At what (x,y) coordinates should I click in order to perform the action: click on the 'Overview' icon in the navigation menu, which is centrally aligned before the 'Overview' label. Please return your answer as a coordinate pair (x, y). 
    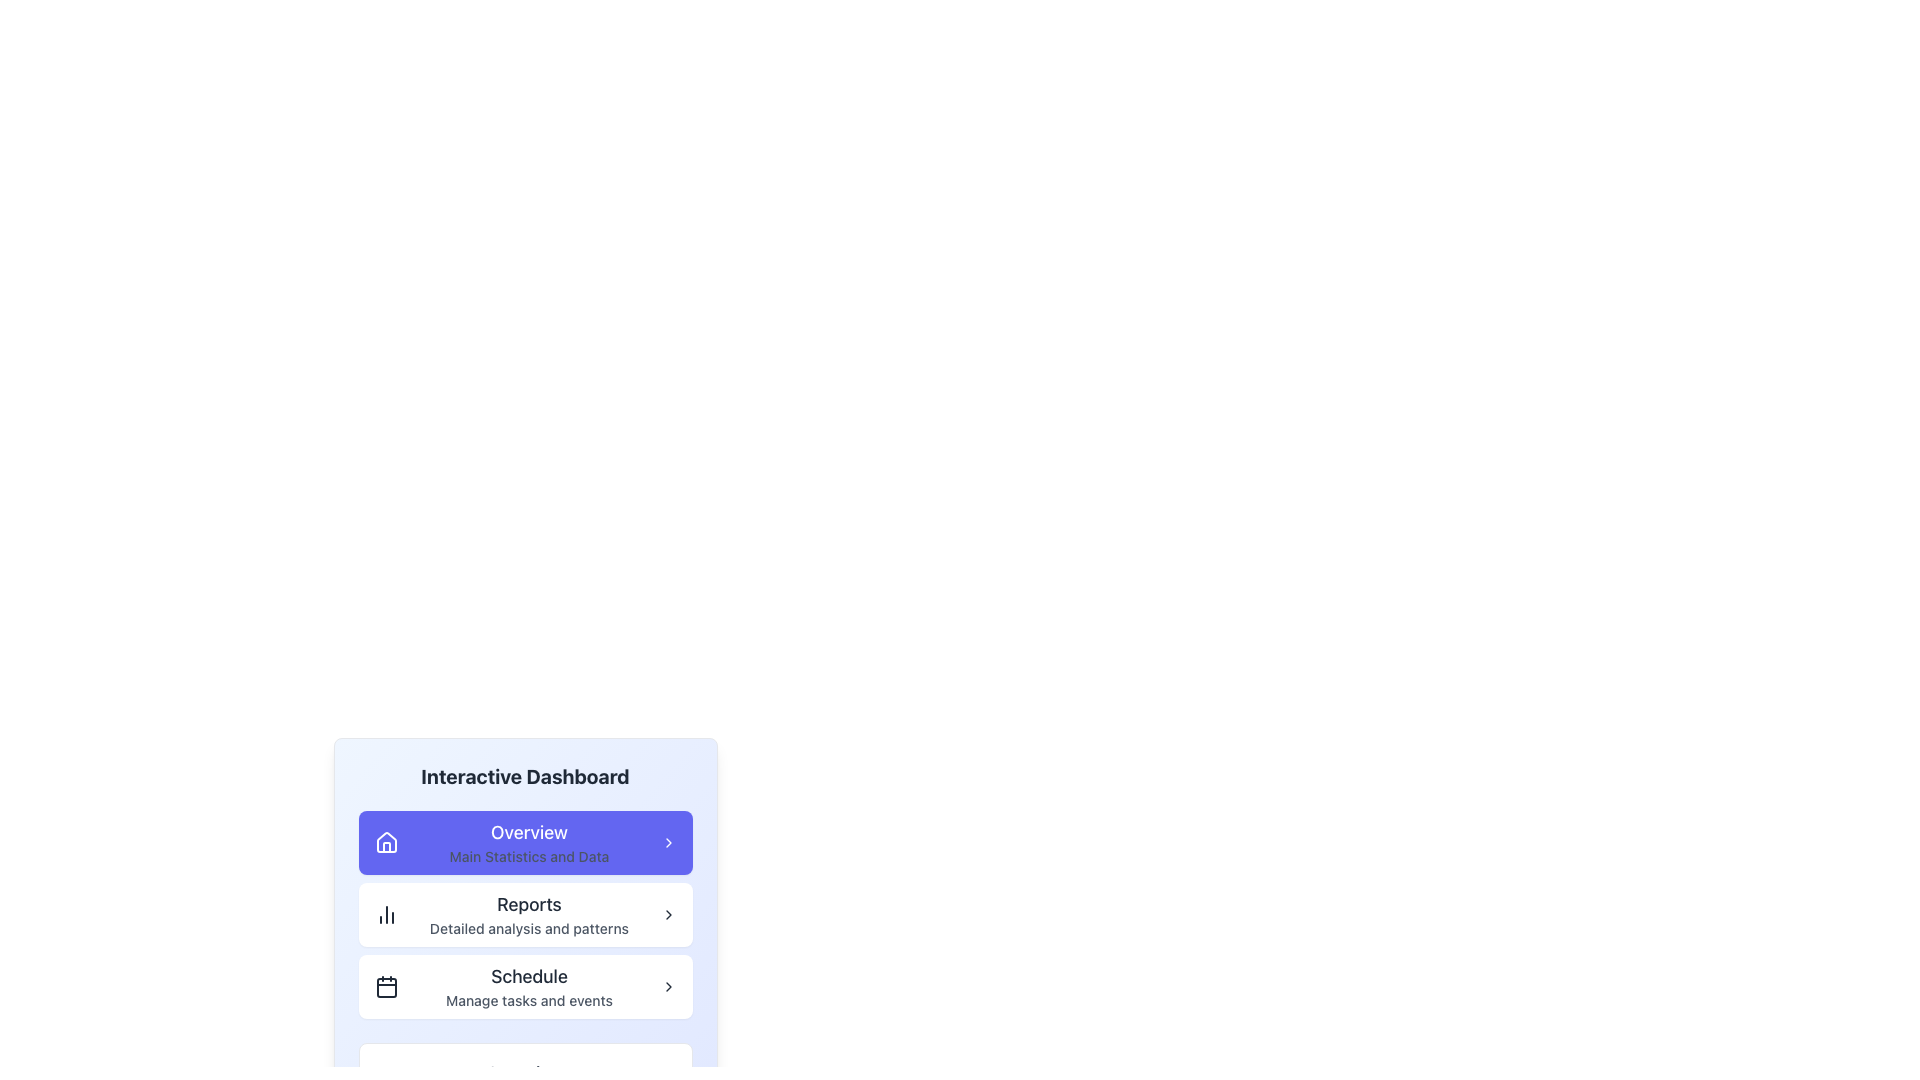
    Looking at the image, I should click on (386, 842).